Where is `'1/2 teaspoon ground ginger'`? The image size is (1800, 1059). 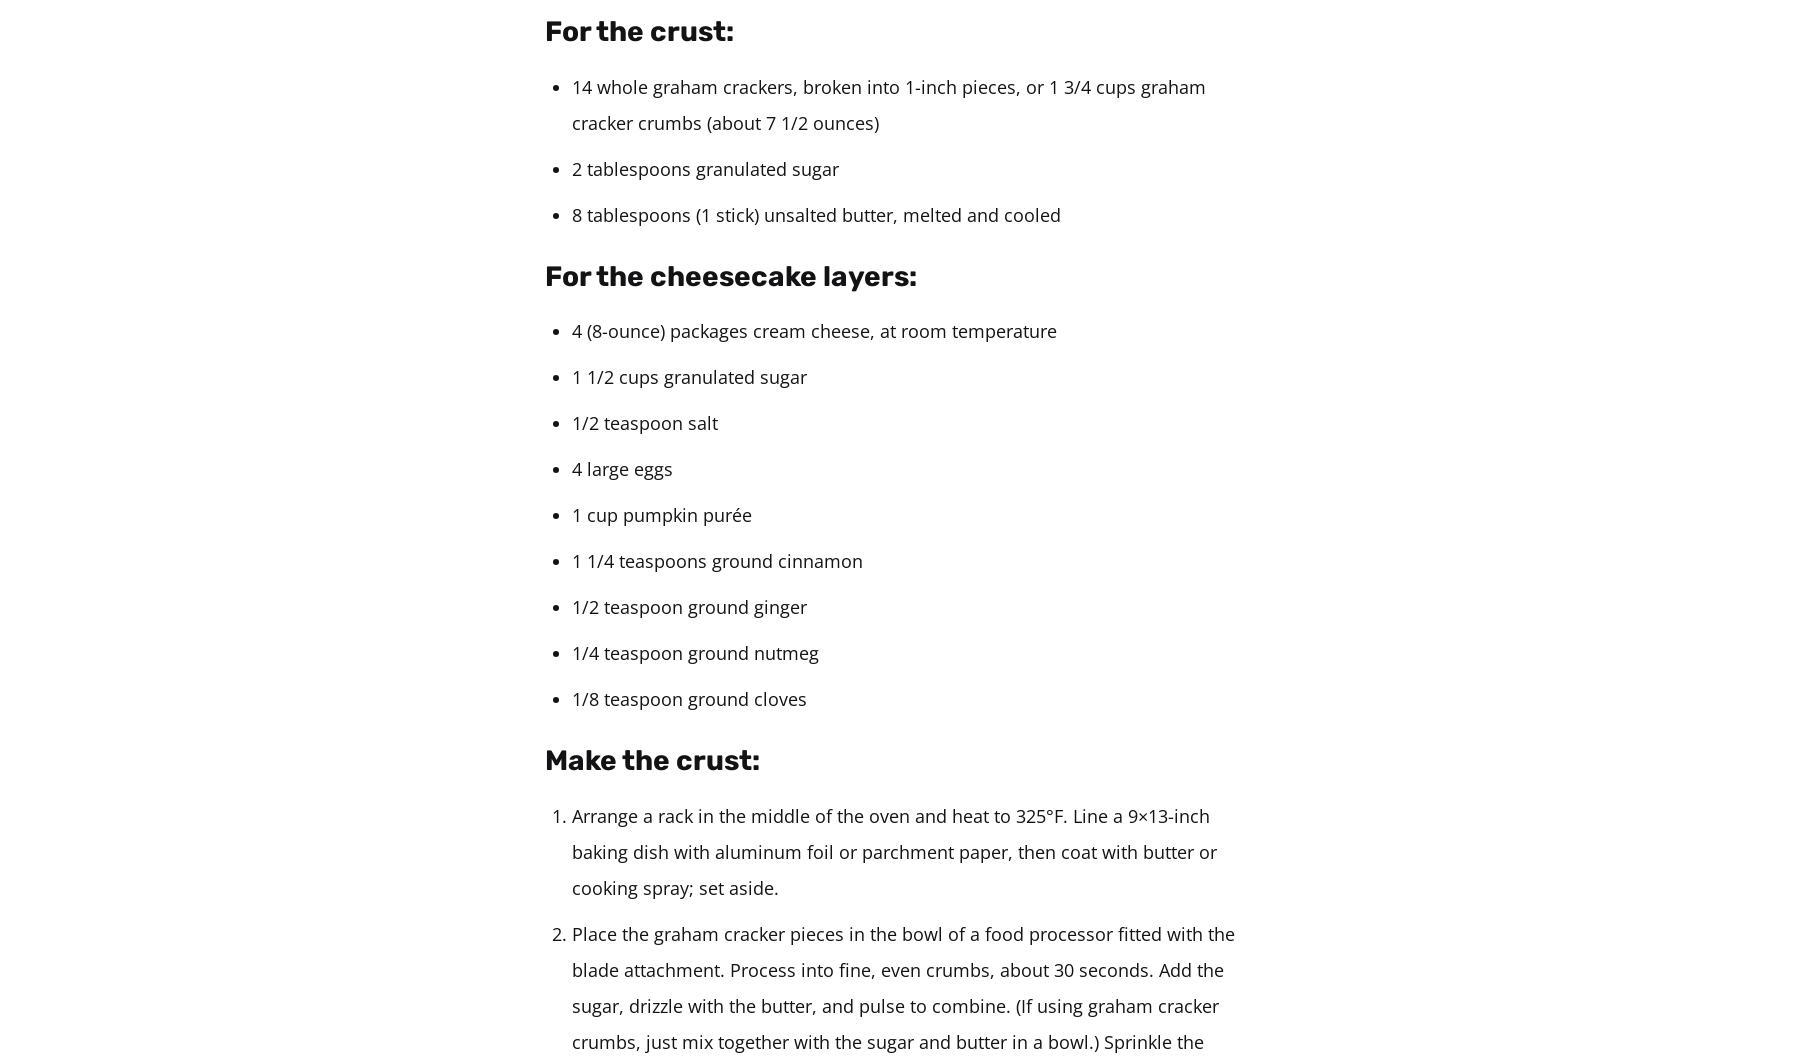
'1/2 teaspoon ground ginger' is located at coordinates (688, 606).